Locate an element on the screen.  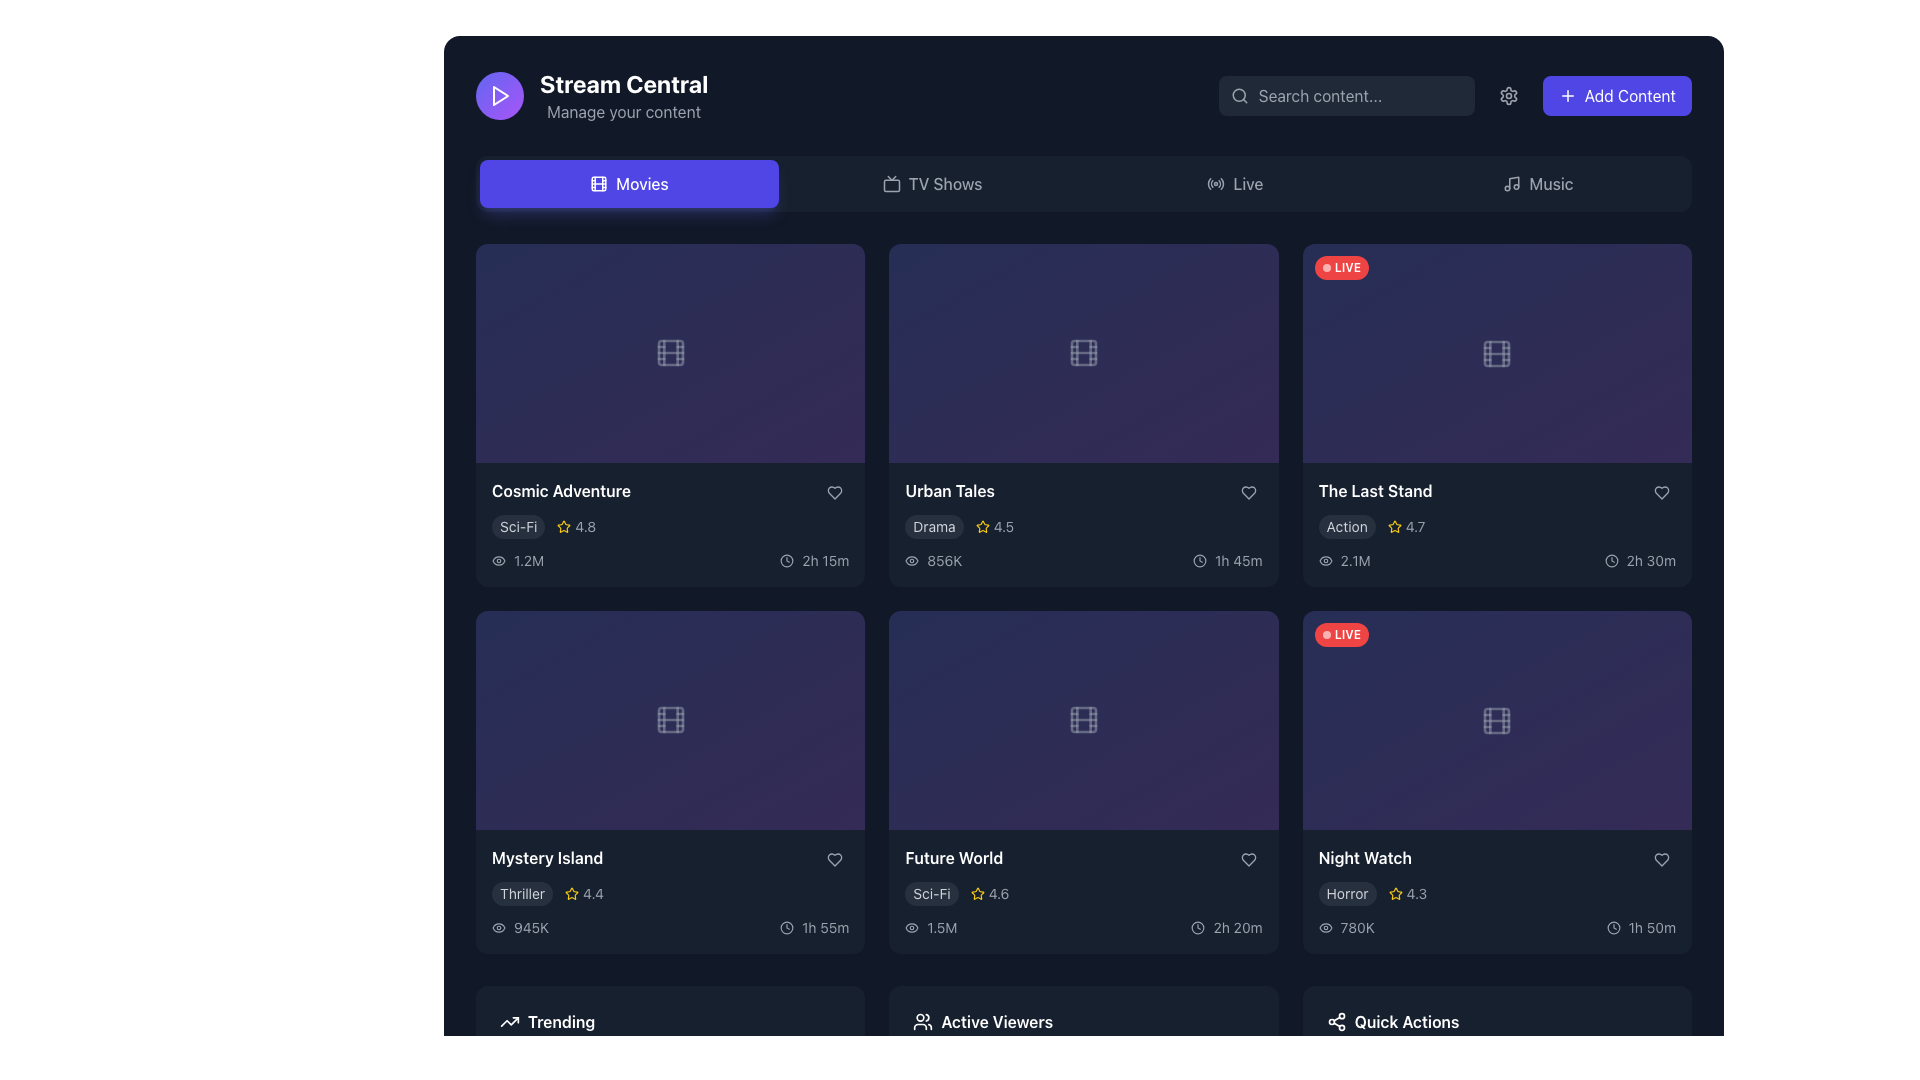
displayed text '1h 50m' from the Label with a clock icon located in the bottom-right section of the 'Night Watch' movie card is located at coordinates (1641, 928).